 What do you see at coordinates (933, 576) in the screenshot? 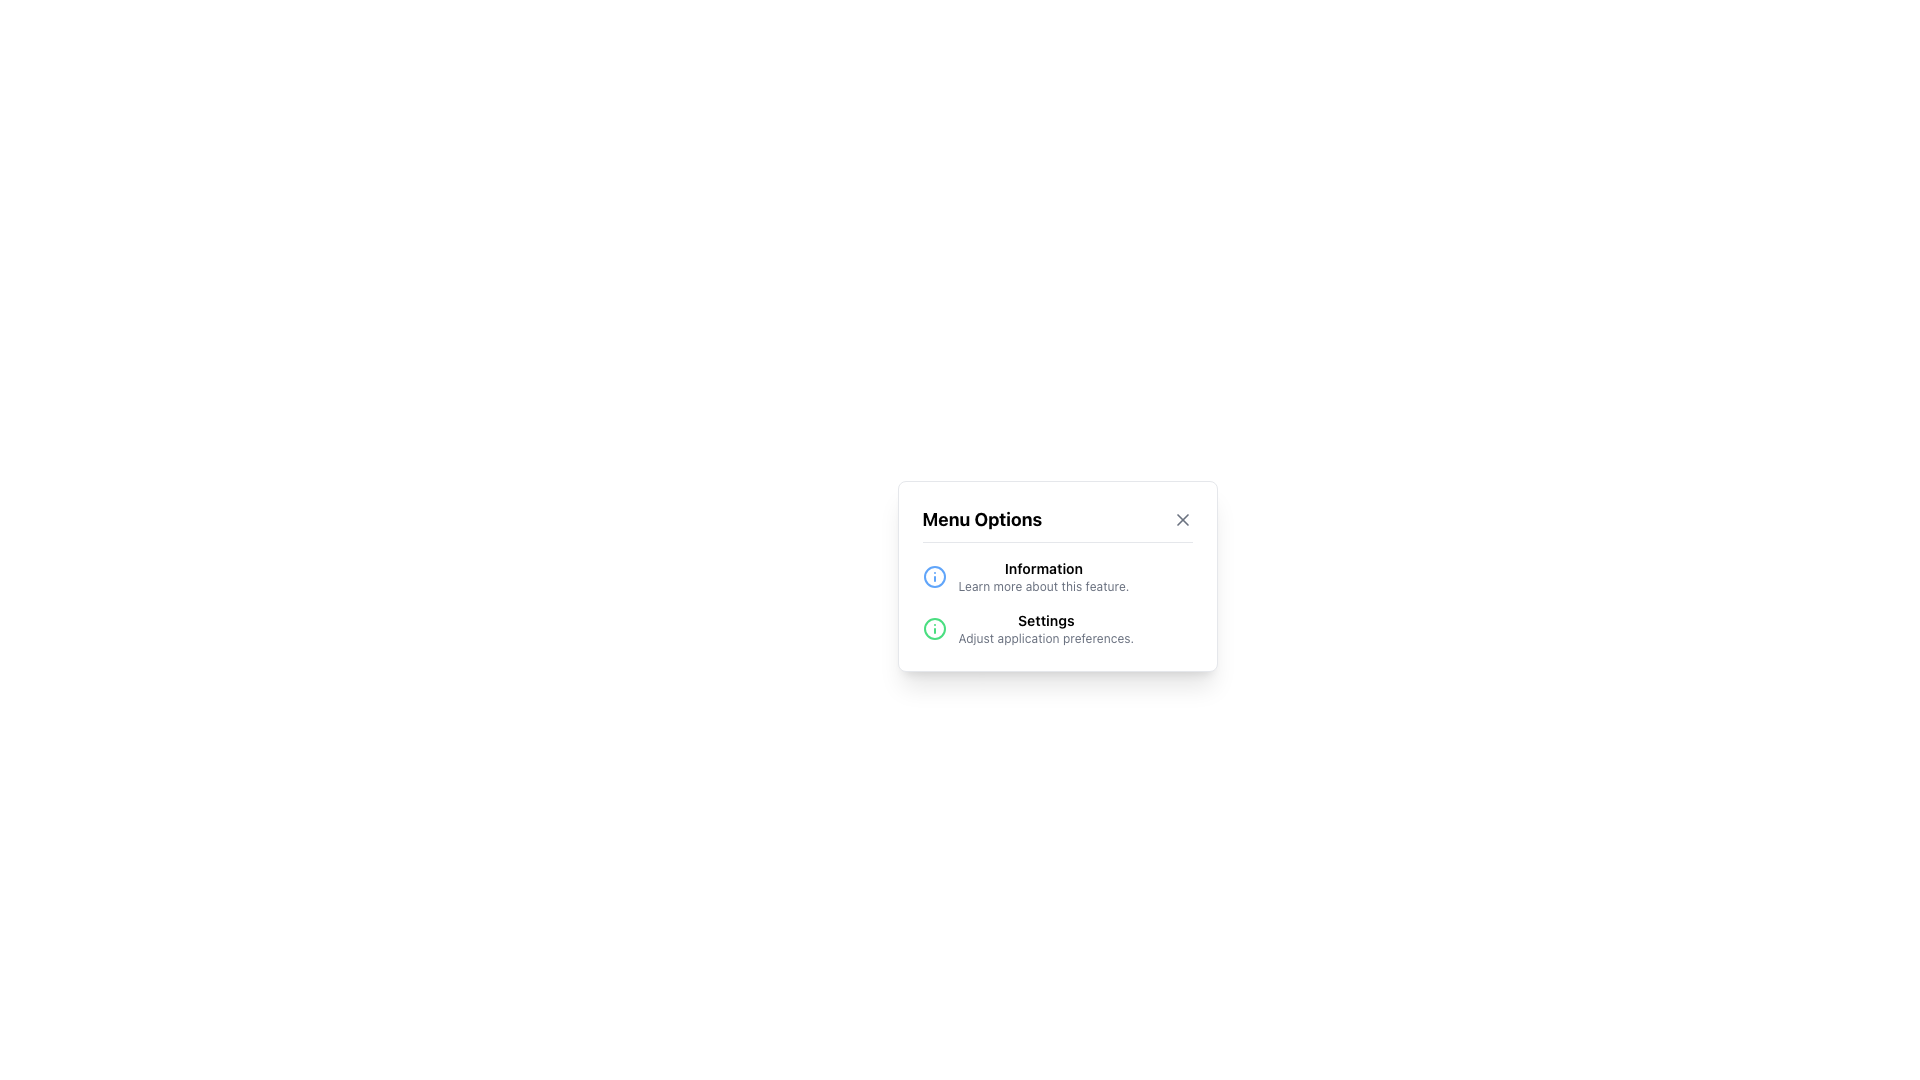
I see `the icon that visually indicates information or guidance, located to the left of the text 'Information' and 'Learn more about this feature.'` at bounding box center [933, 576].